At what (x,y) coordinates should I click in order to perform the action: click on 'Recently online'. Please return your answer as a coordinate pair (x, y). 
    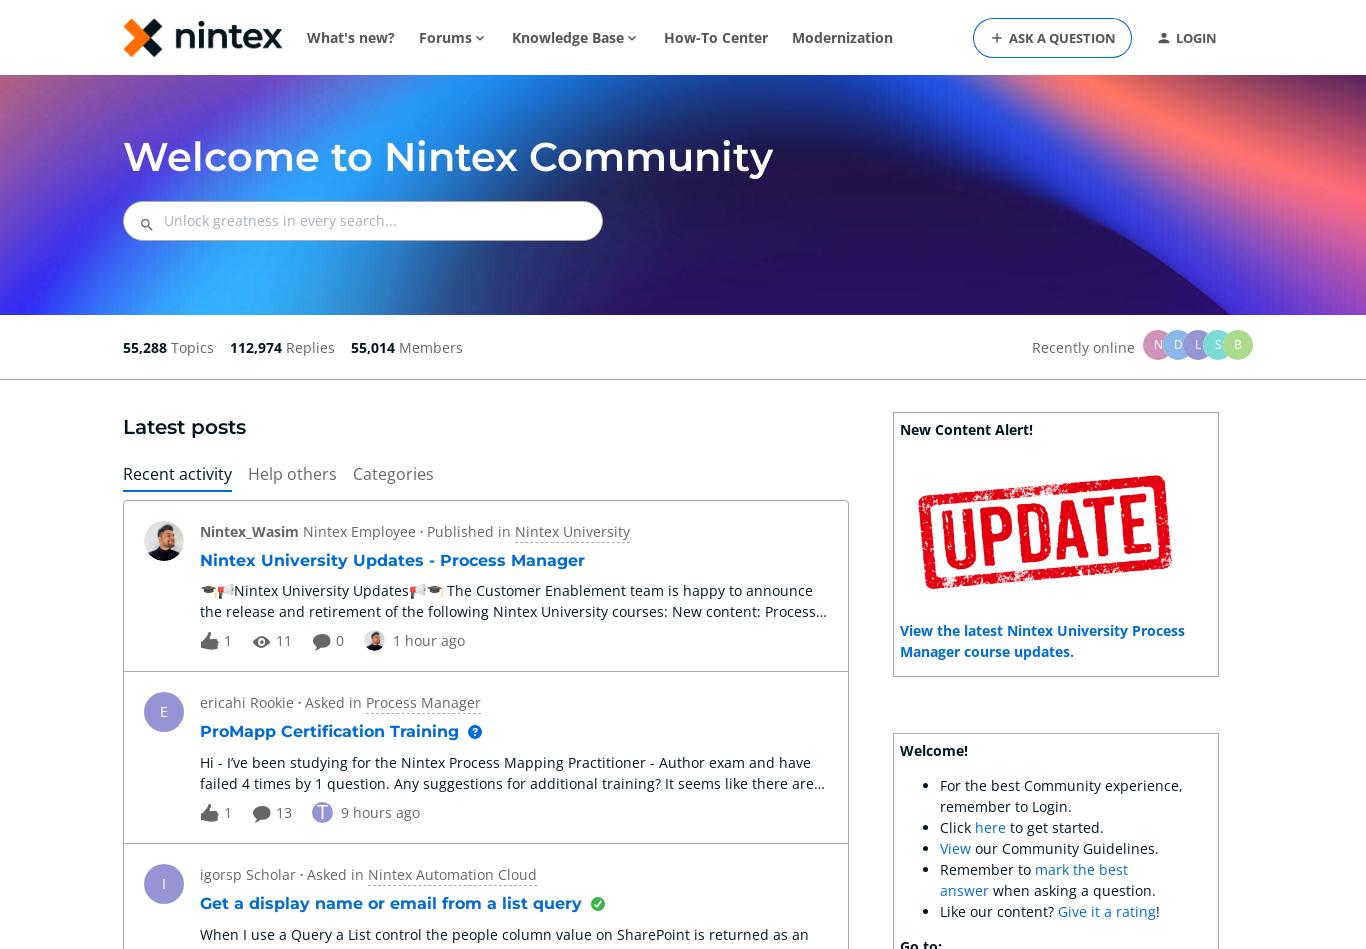
    Looking at the image, I should click on (1031, 346).